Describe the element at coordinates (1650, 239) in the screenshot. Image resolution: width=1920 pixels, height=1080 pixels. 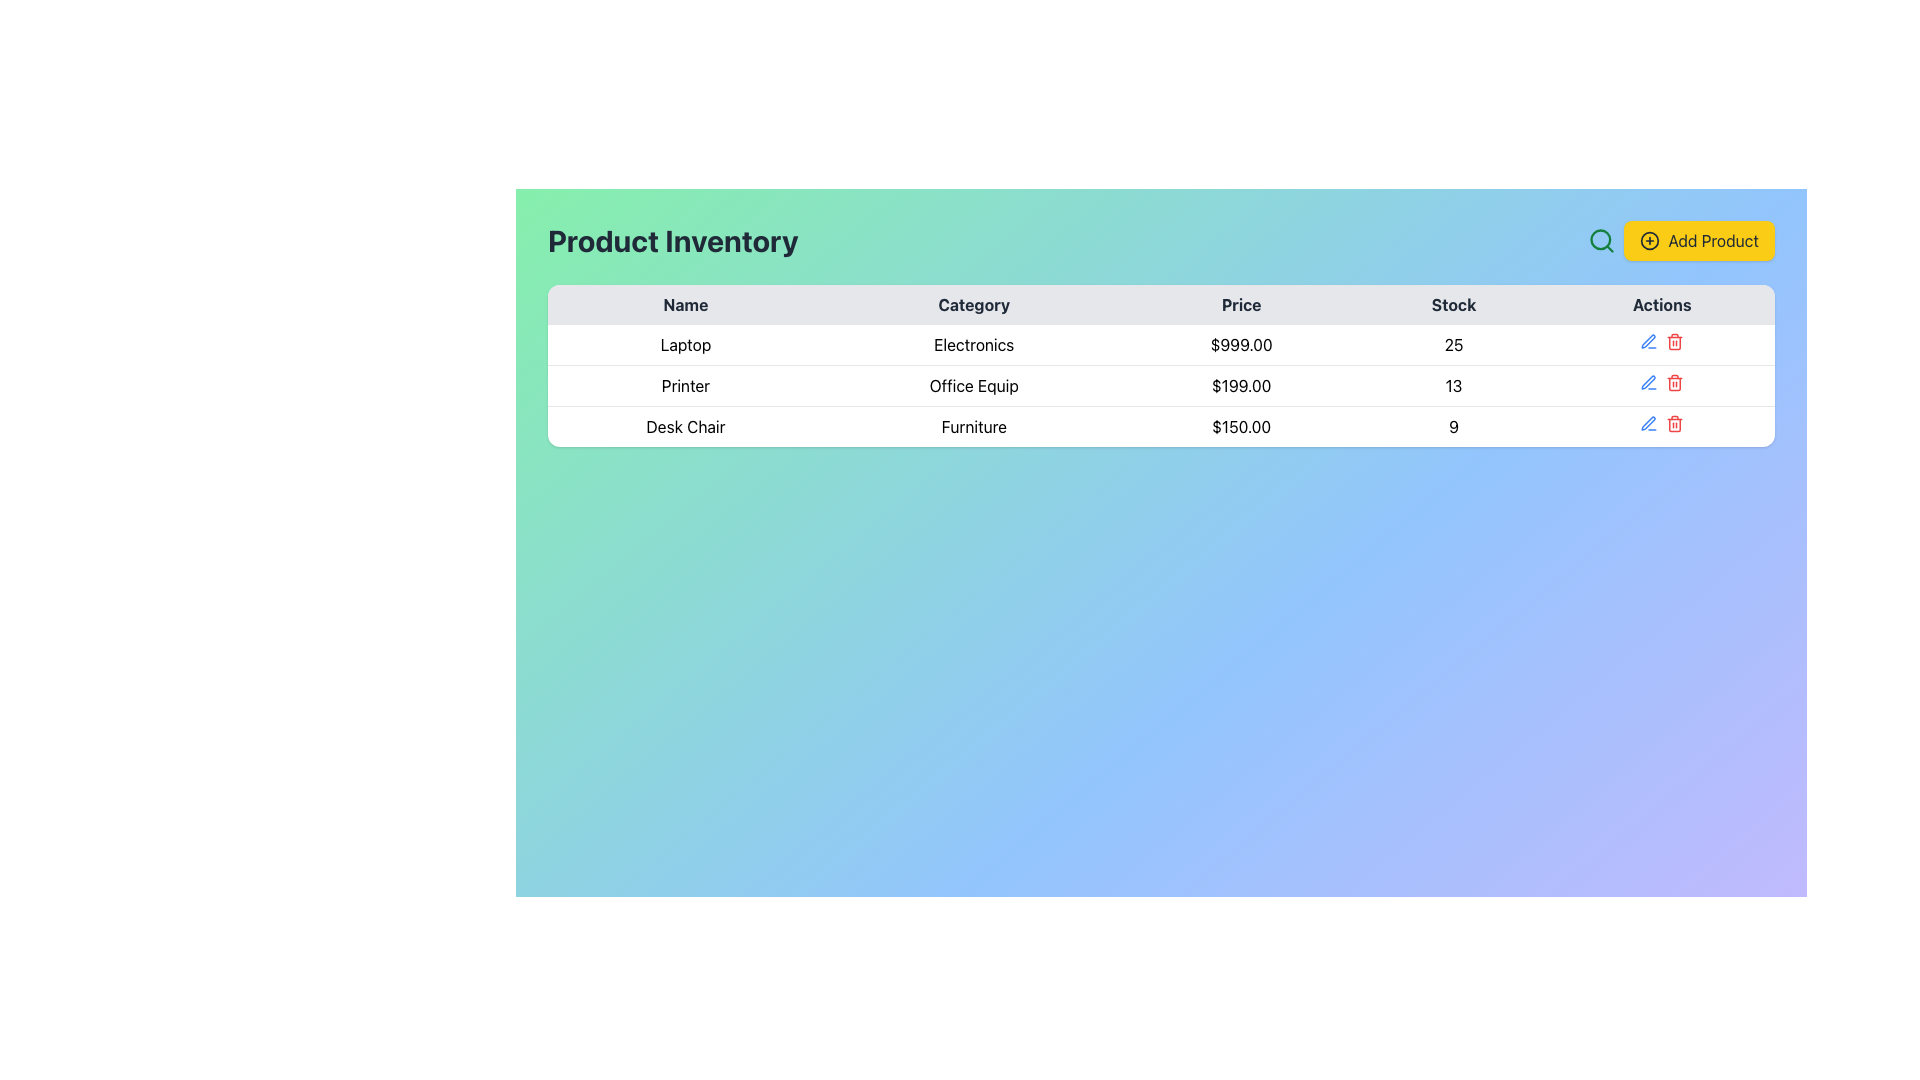
I see `the circular icon with a black outline on a yellow background, located within the 'Add Product' button at the top-right corner of the page layout` at that location.